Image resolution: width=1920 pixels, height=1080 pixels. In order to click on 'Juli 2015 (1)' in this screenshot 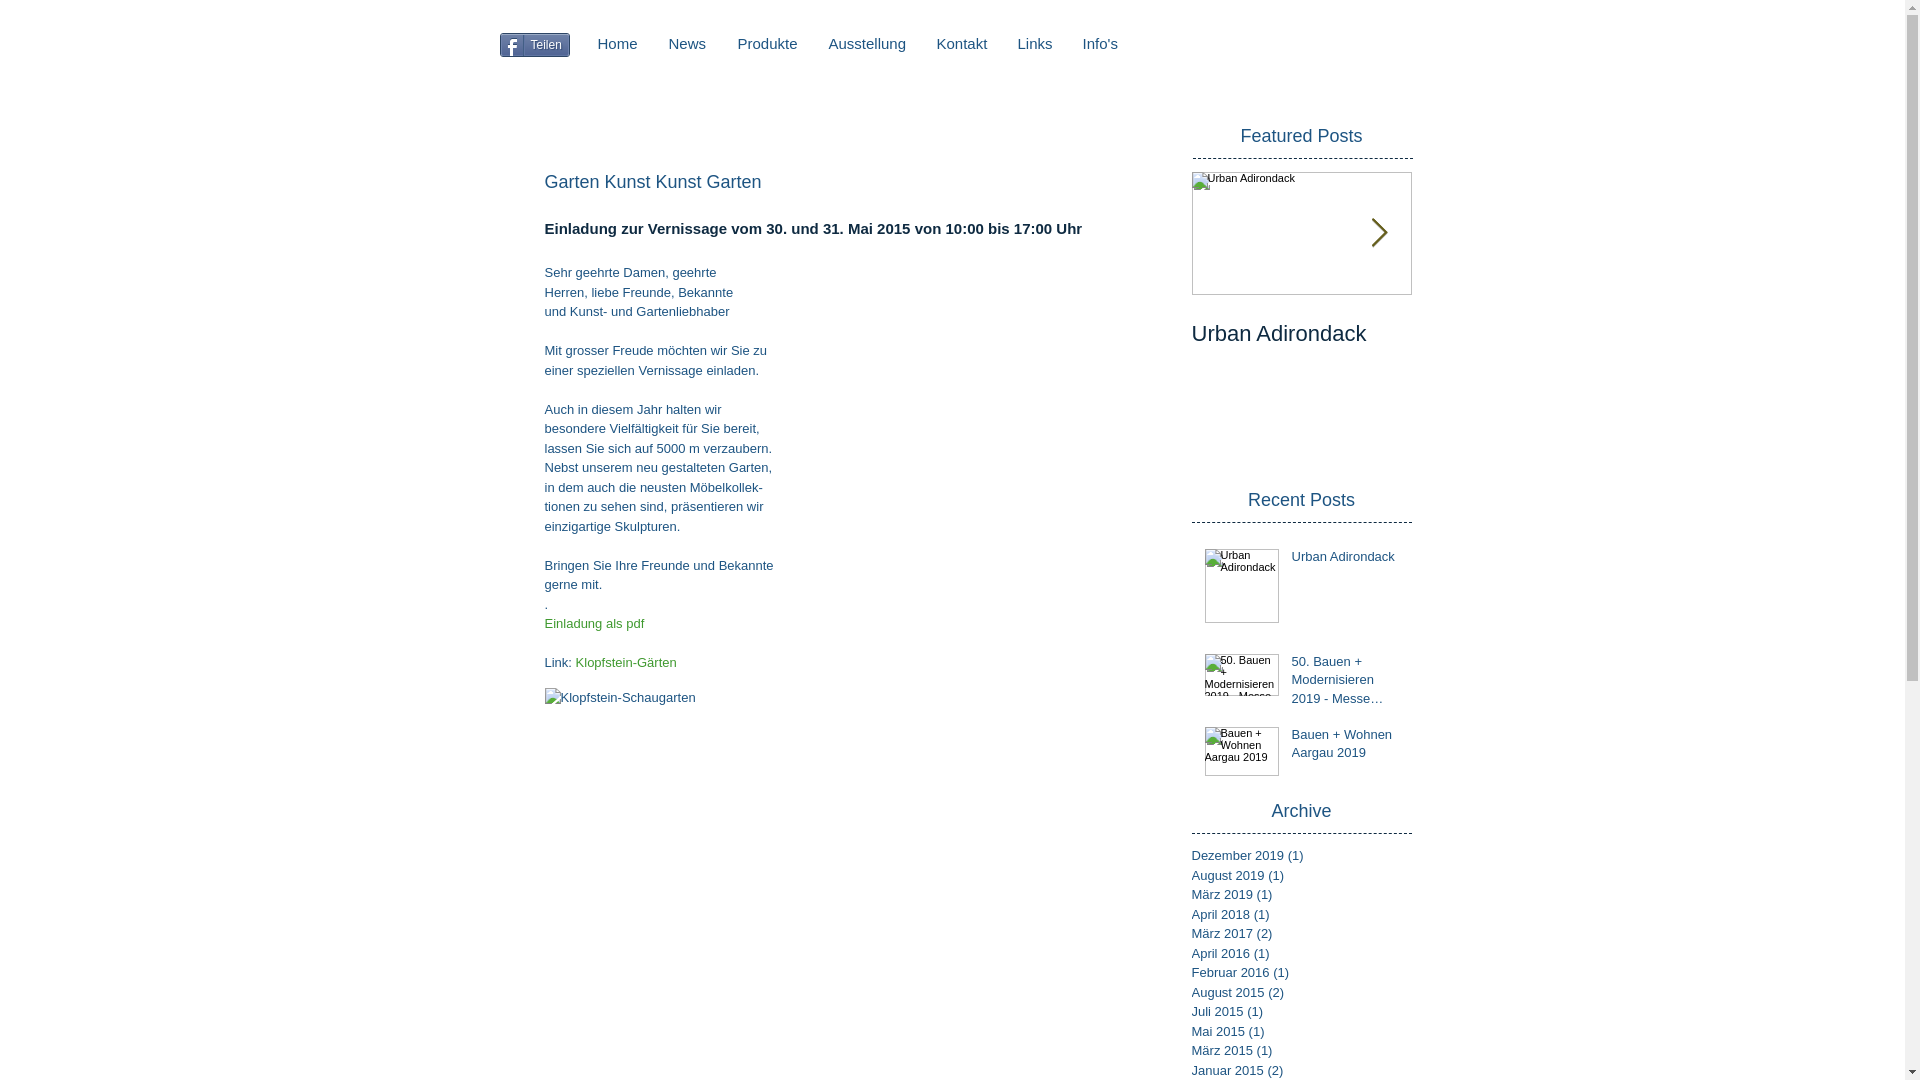, I will do `click(1296, 1011)`.